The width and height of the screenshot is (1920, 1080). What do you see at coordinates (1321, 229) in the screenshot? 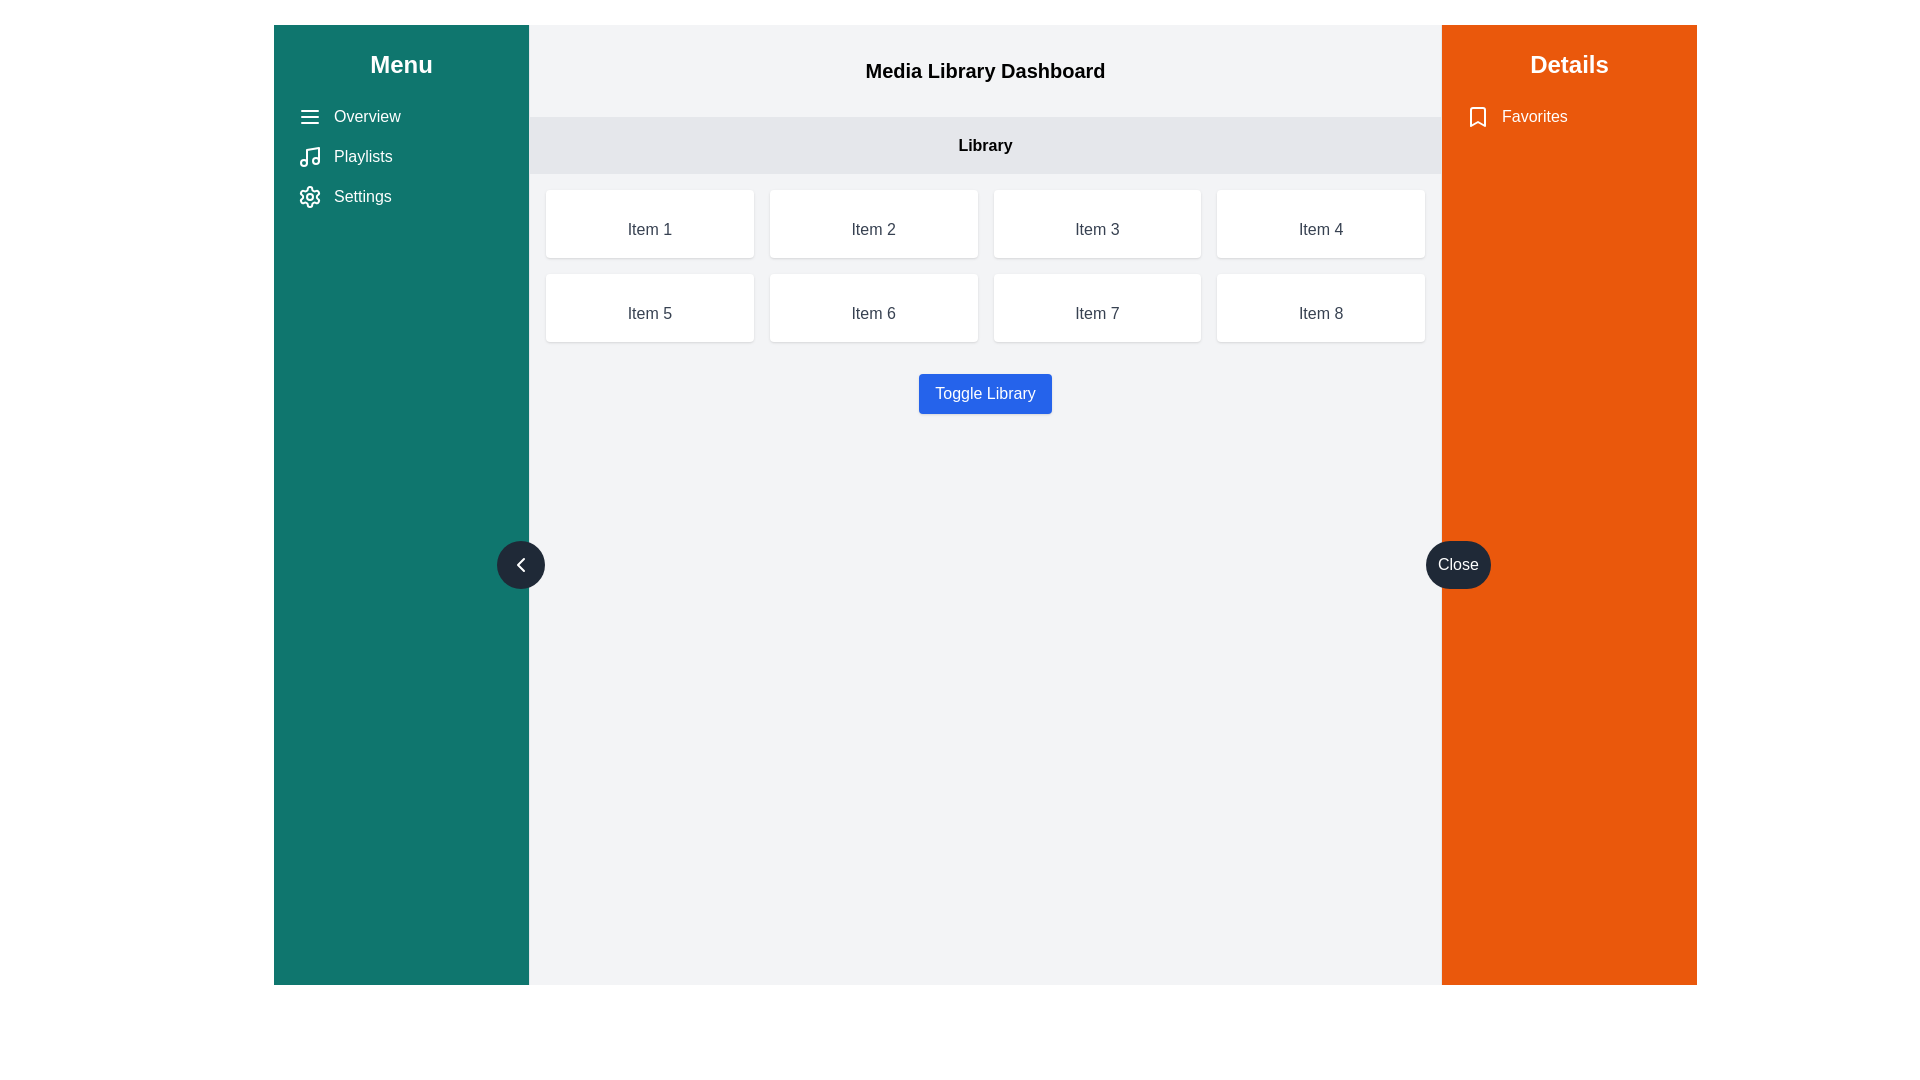
I see `the Text label displaying 'Item 4', which is located in the Library section within a white rectangular card` at bounding box center [1321, 229].